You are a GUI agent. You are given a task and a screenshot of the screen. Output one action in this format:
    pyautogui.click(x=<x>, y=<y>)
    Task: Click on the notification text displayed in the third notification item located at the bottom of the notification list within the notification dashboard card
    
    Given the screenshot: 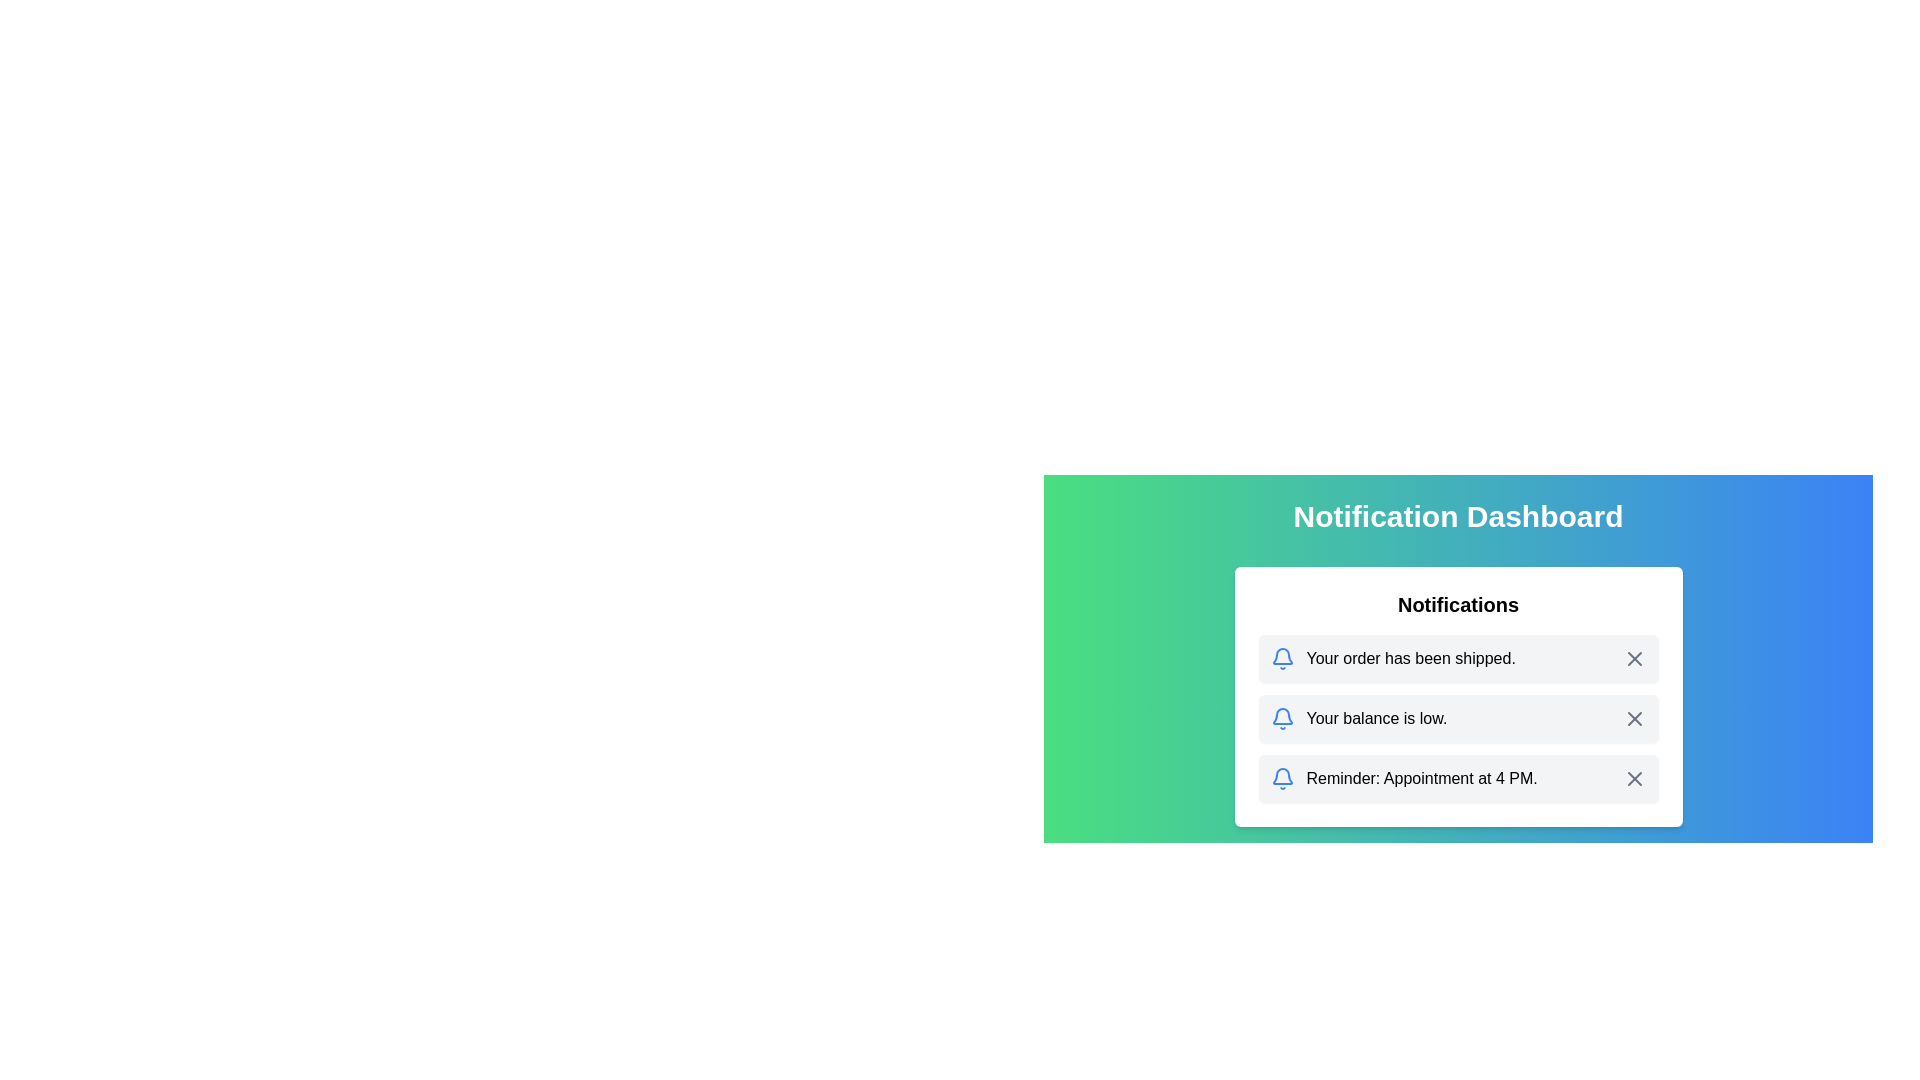 What is the action you would take?
    pyautogui.click(x=1403, y=778)
    